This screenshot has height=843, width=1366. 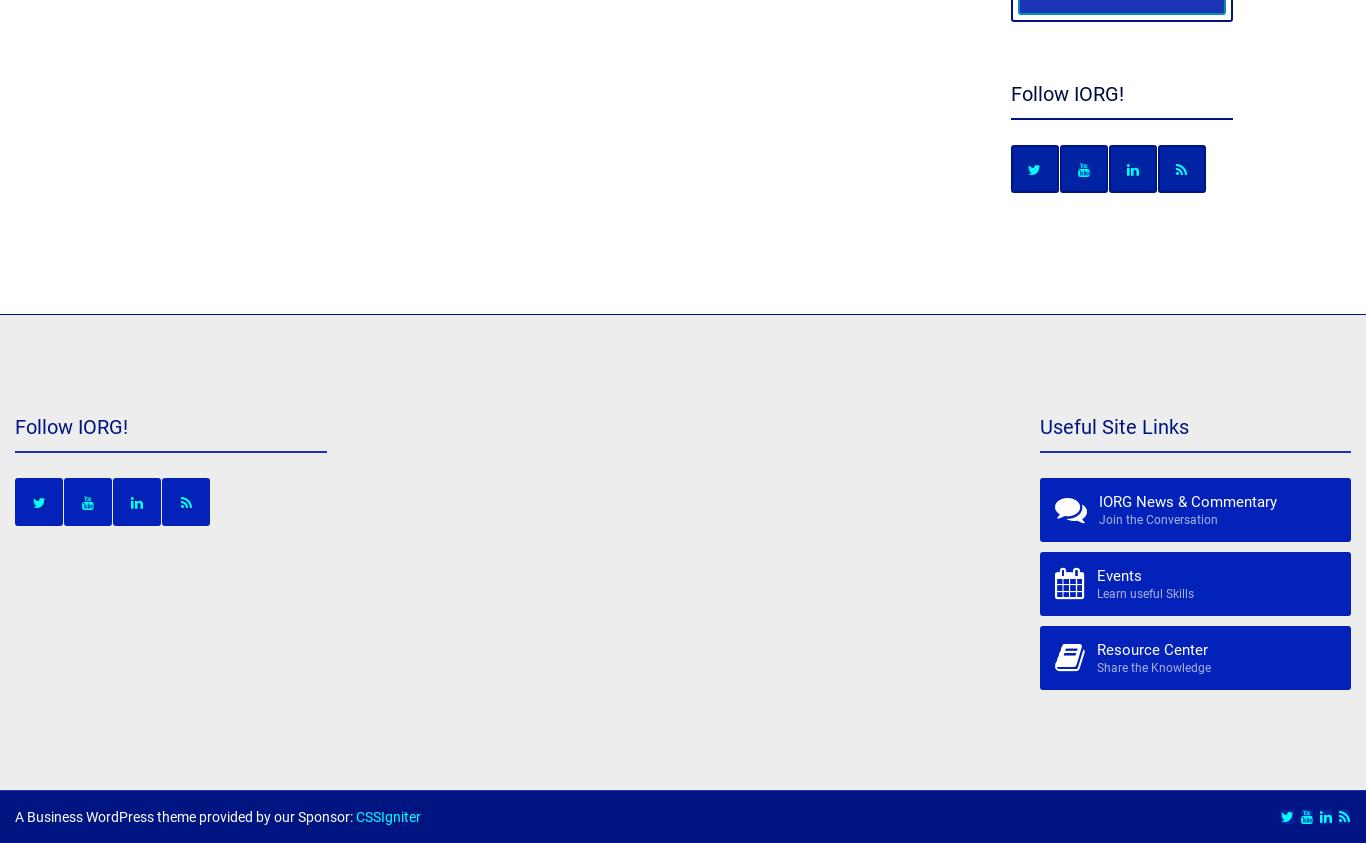 I want to click on 'IORG News & Commentary', so click(x=1187, y=500).